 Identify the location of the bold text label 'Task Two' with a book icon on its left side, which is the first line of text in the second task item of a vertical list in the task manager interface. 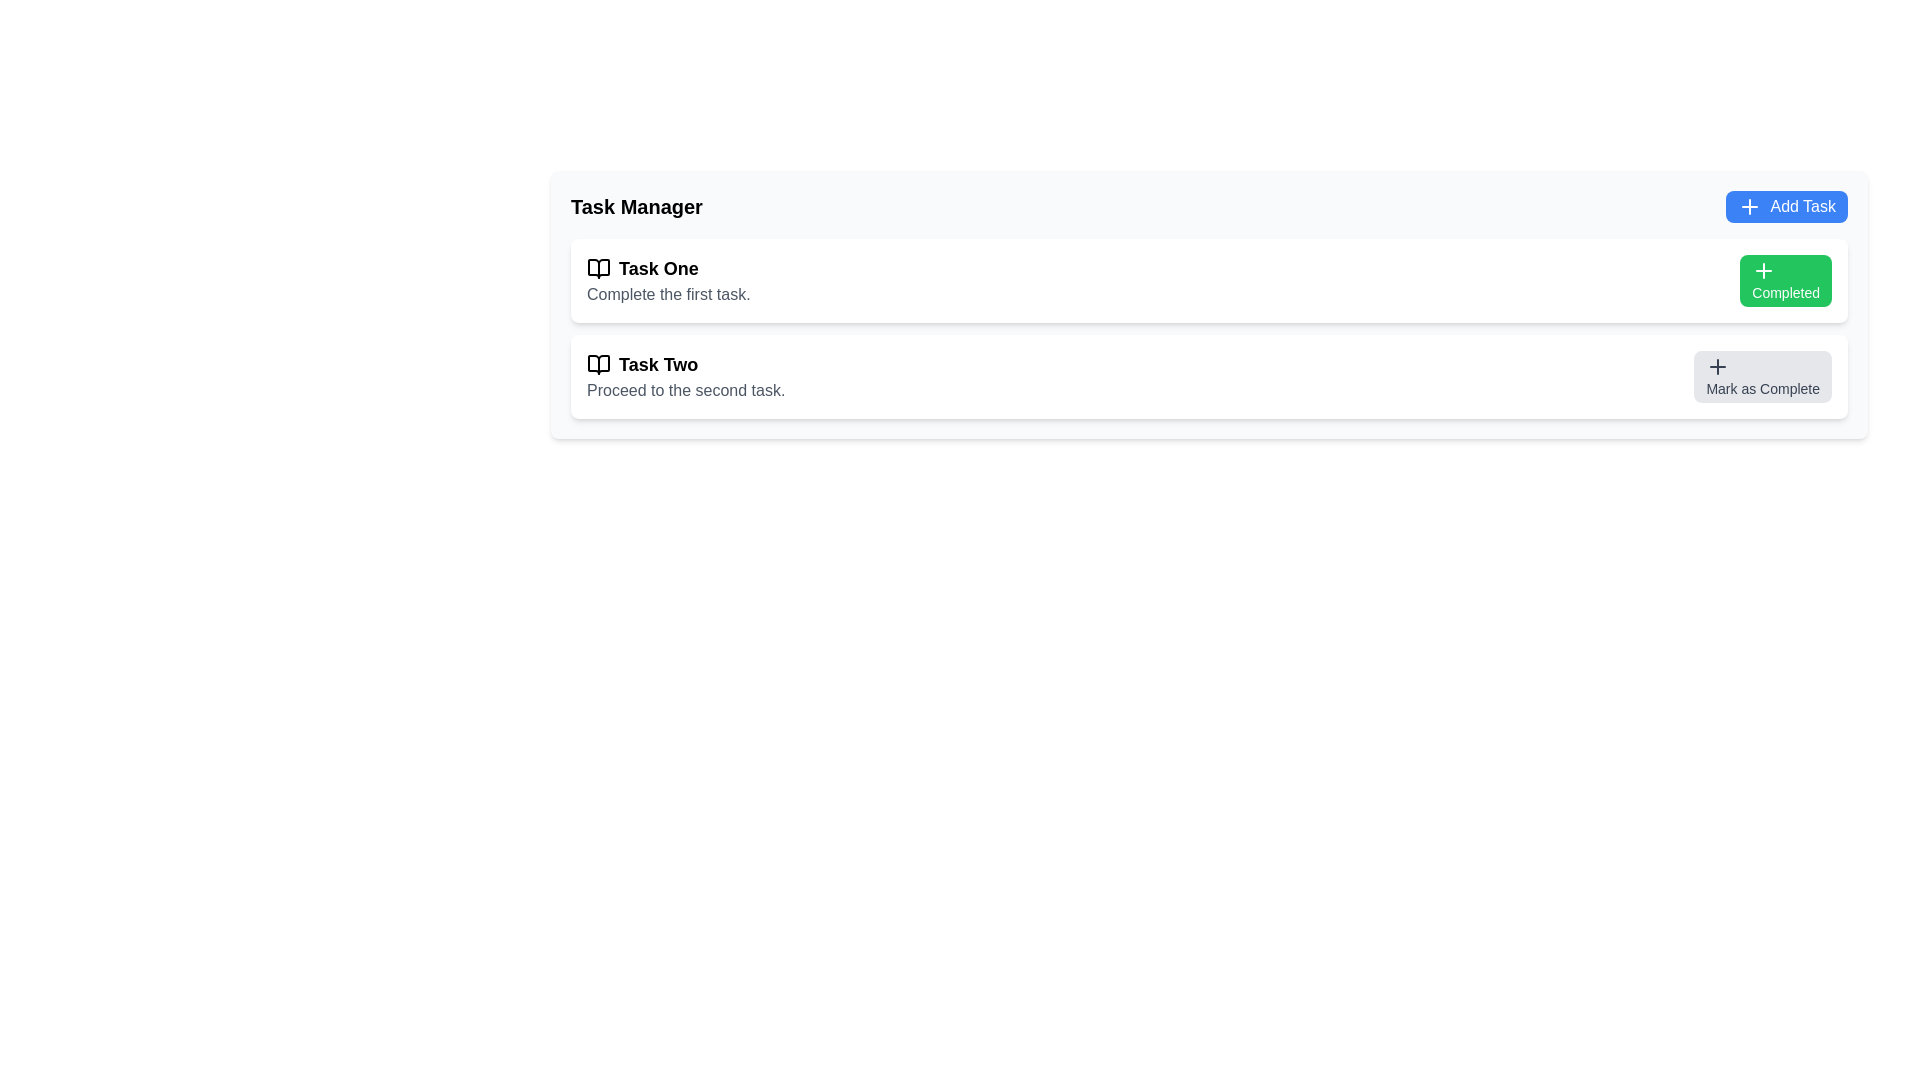
(686, 365).